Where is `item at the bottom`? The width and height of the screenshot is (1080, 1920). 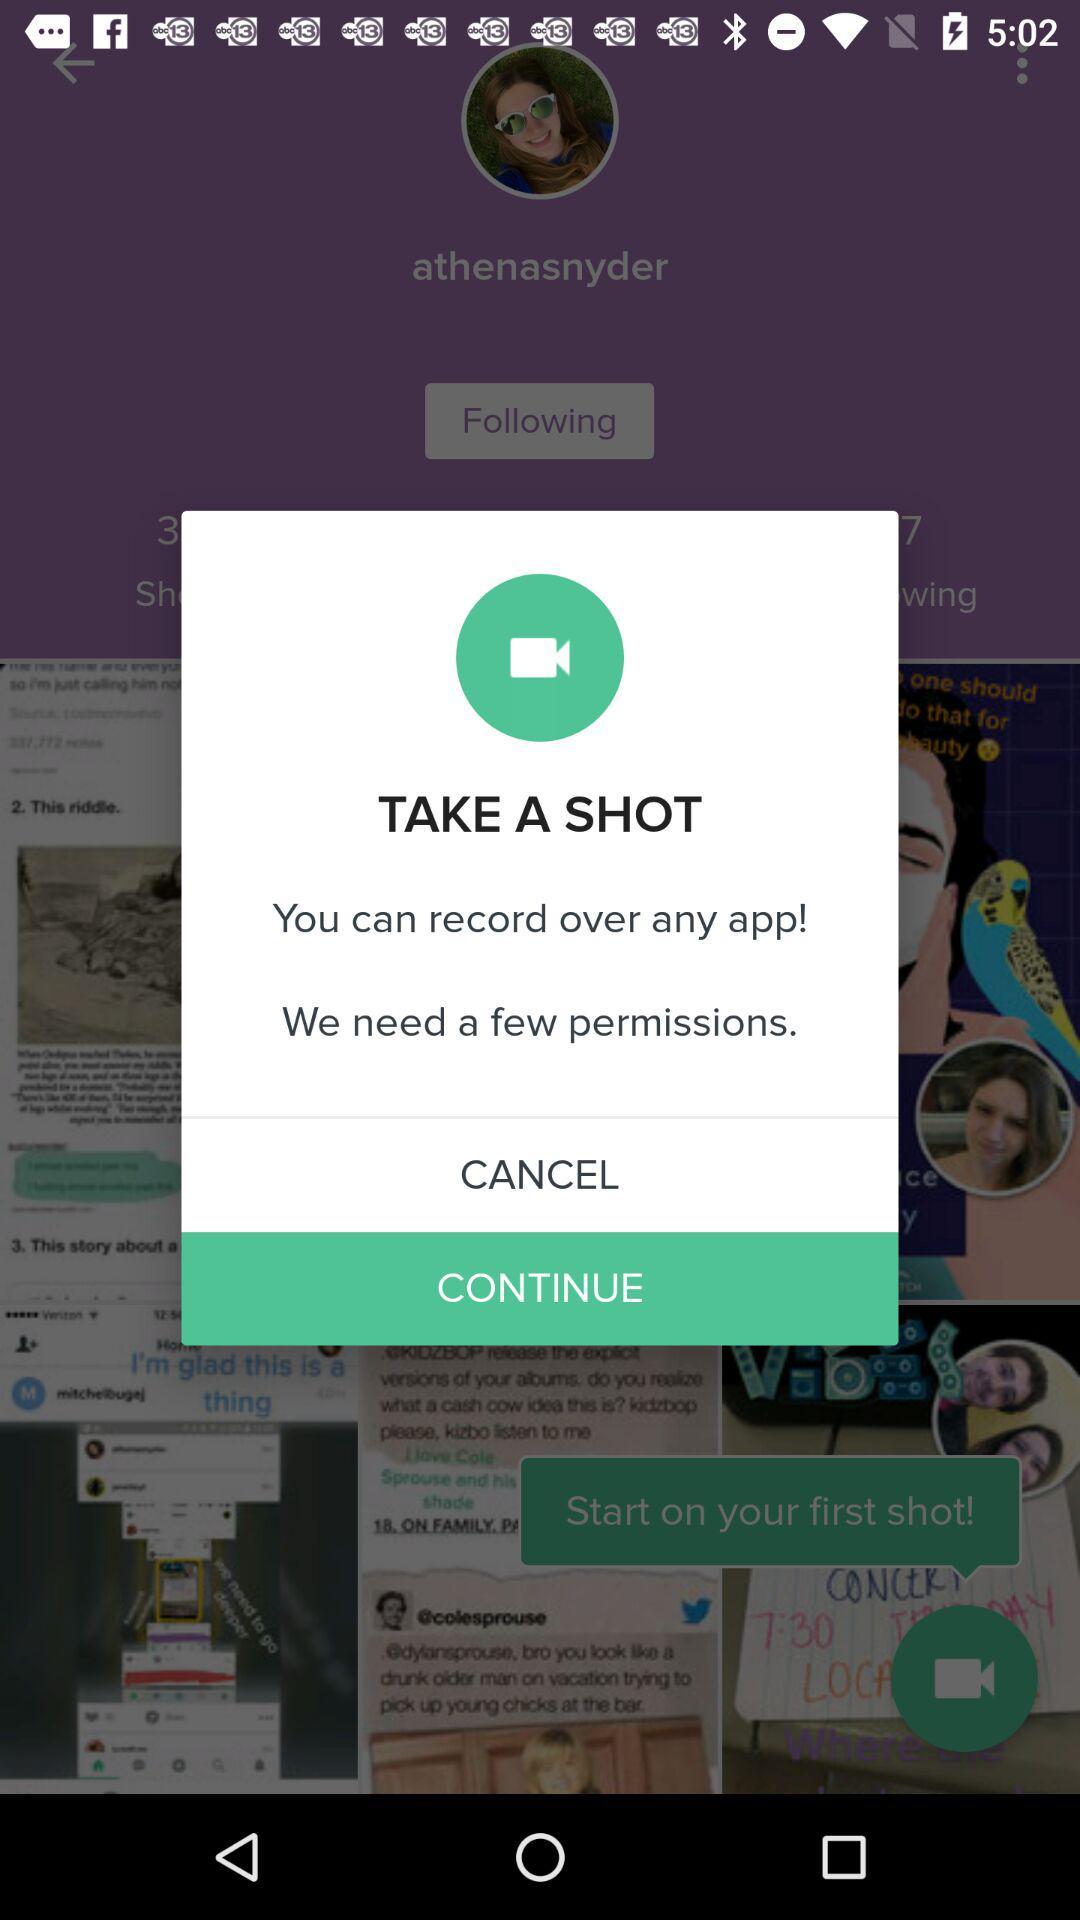
item at the bottom is located at coordinates (540, 1288).